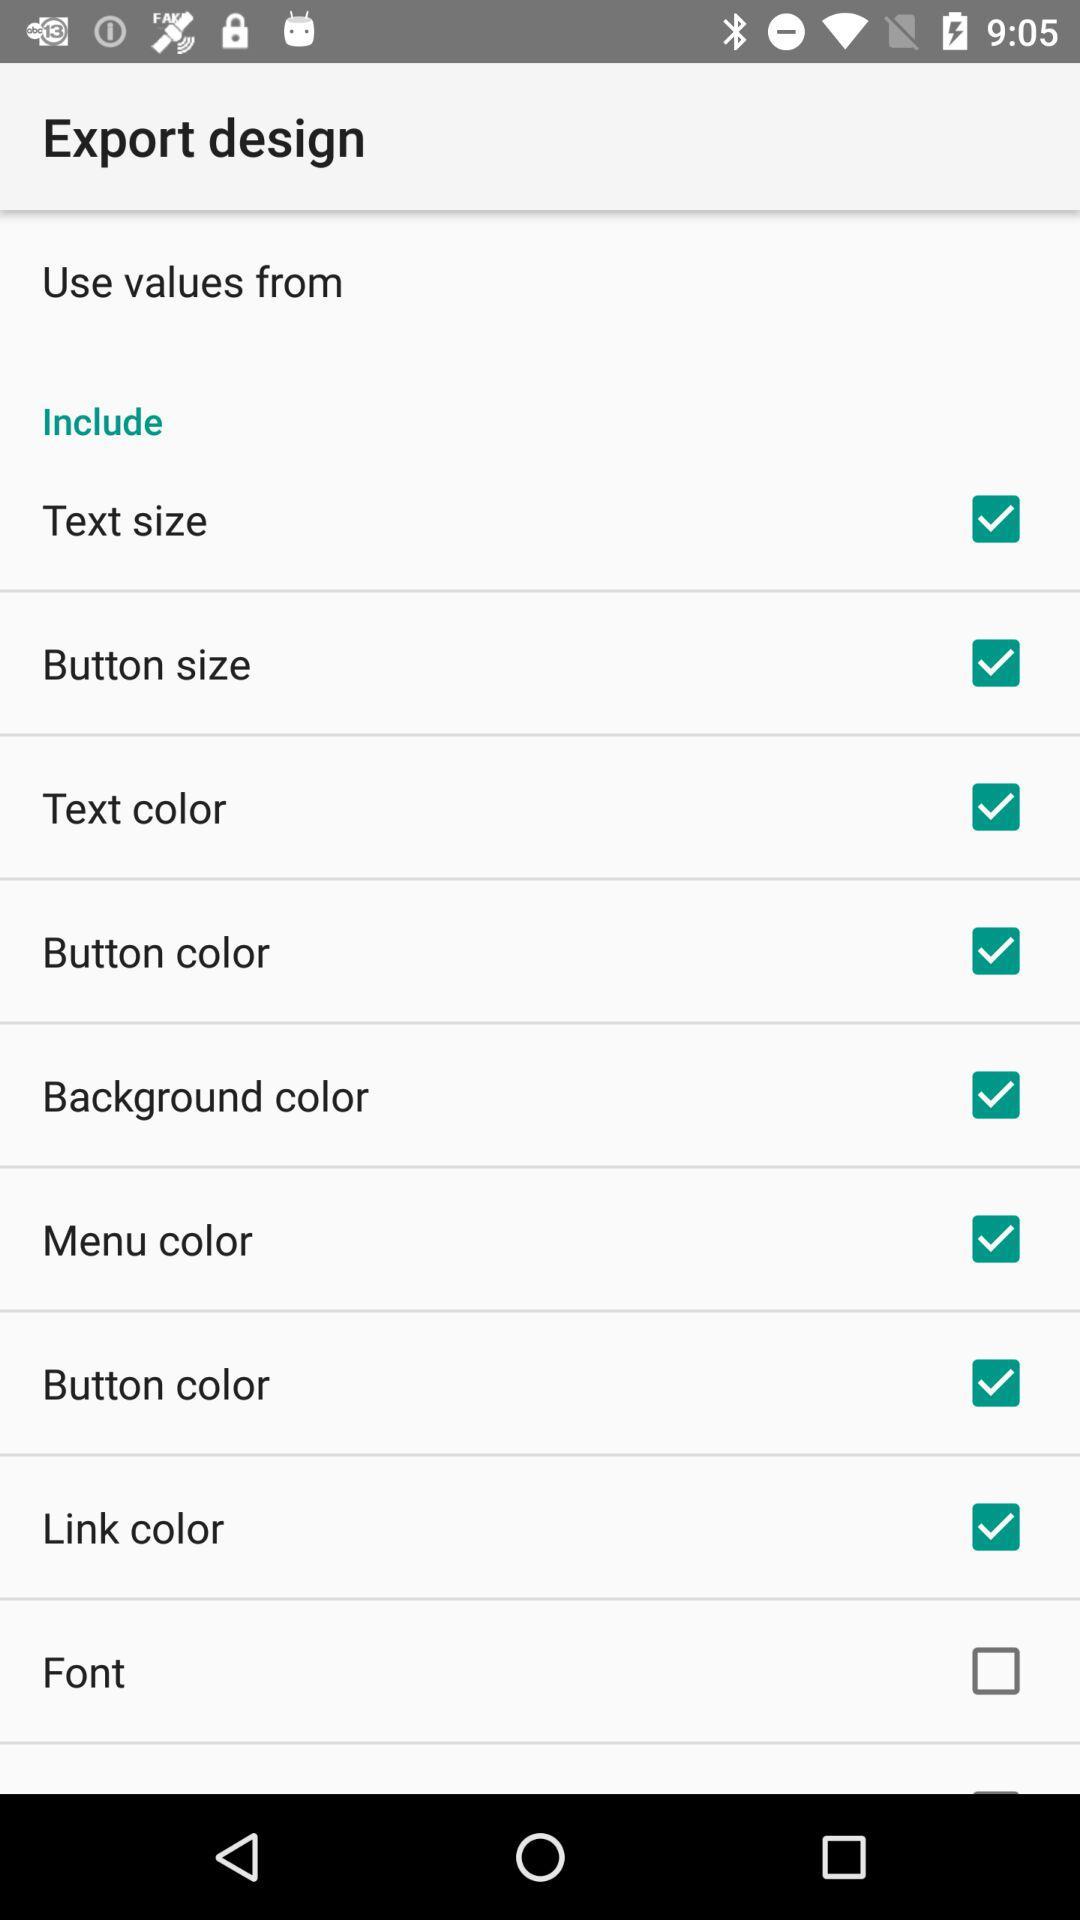 This screenshot has height=1920, width=1080. Describe the element at coordinates (540, 399) in the screenshot. I see `the include item` at that location.